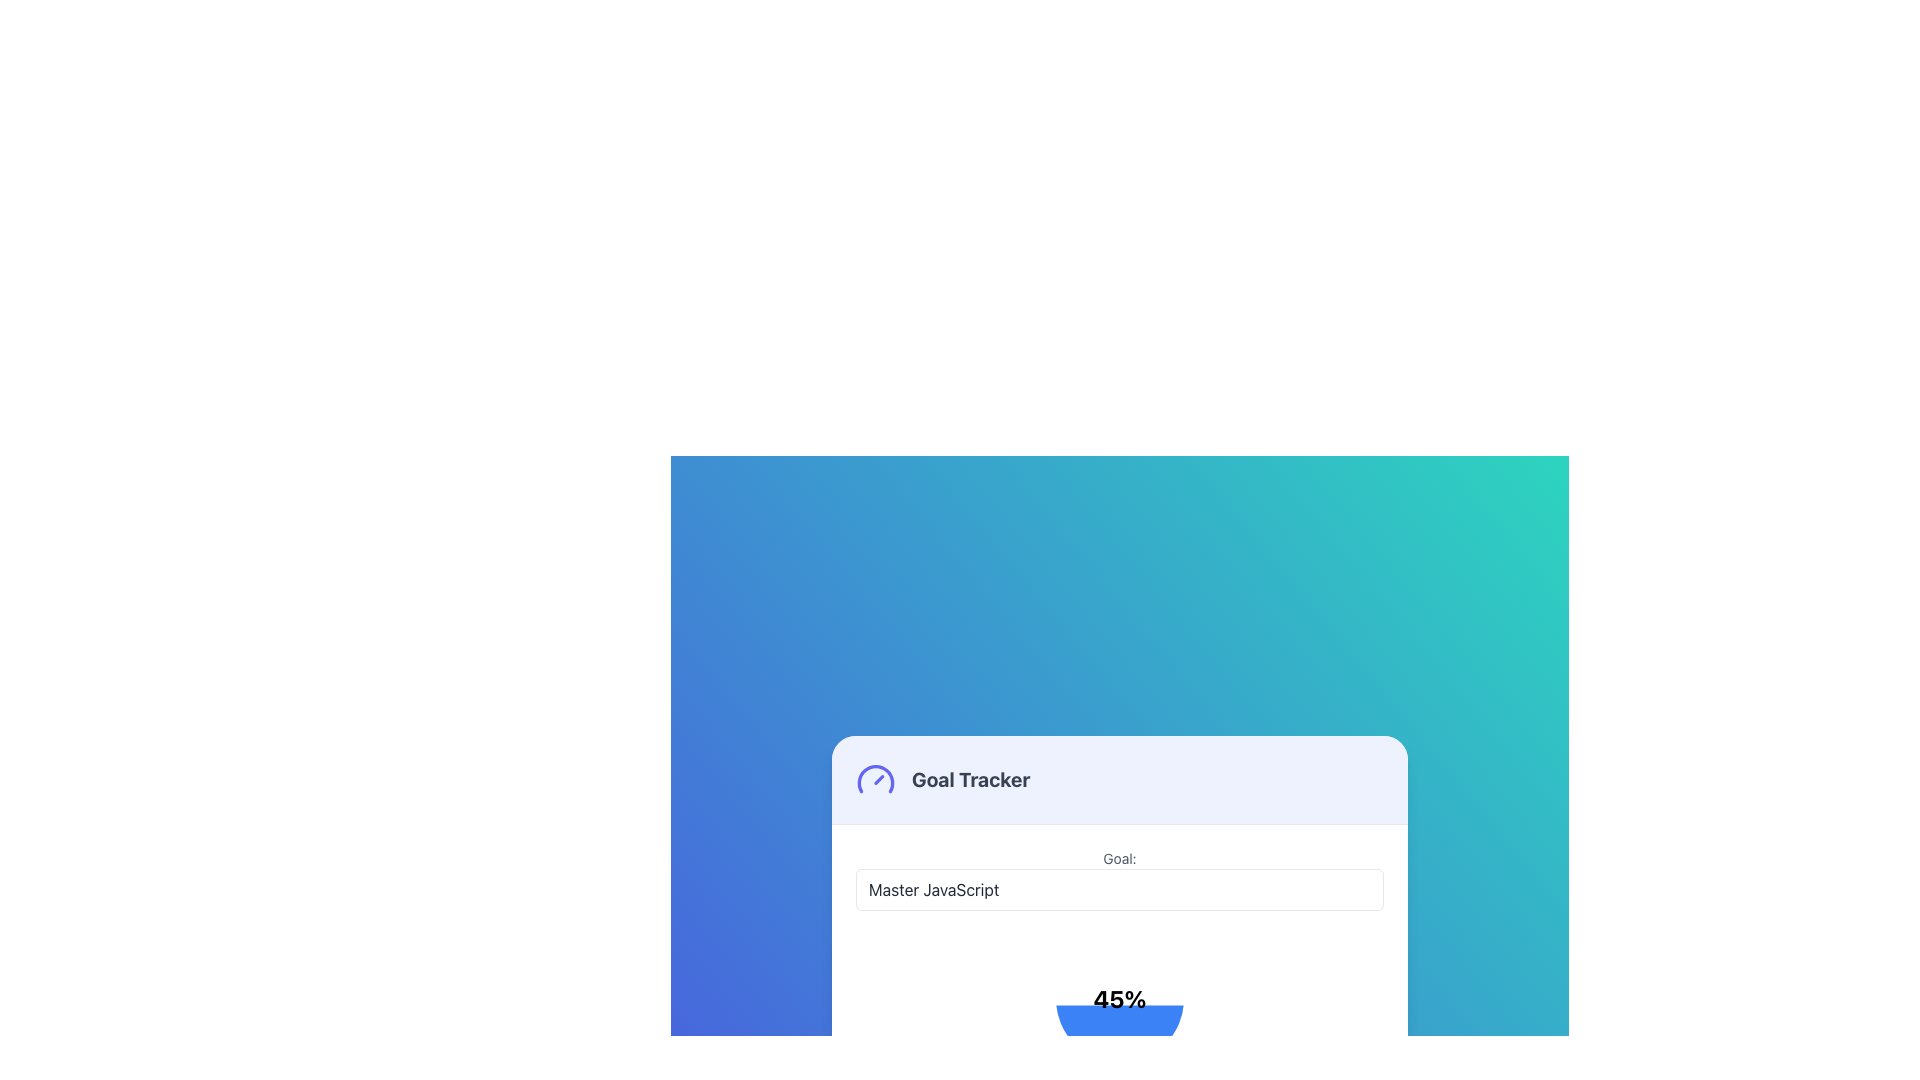 This screenshot has height=1080, width=1920. Describe the element at coordinates (875, 778) in the screenshot. I see `the small purple gauge icon with a circular outline and a needle pointing inward, which is located to the left of the 'Goal Tracker' text in the header section` at that location.